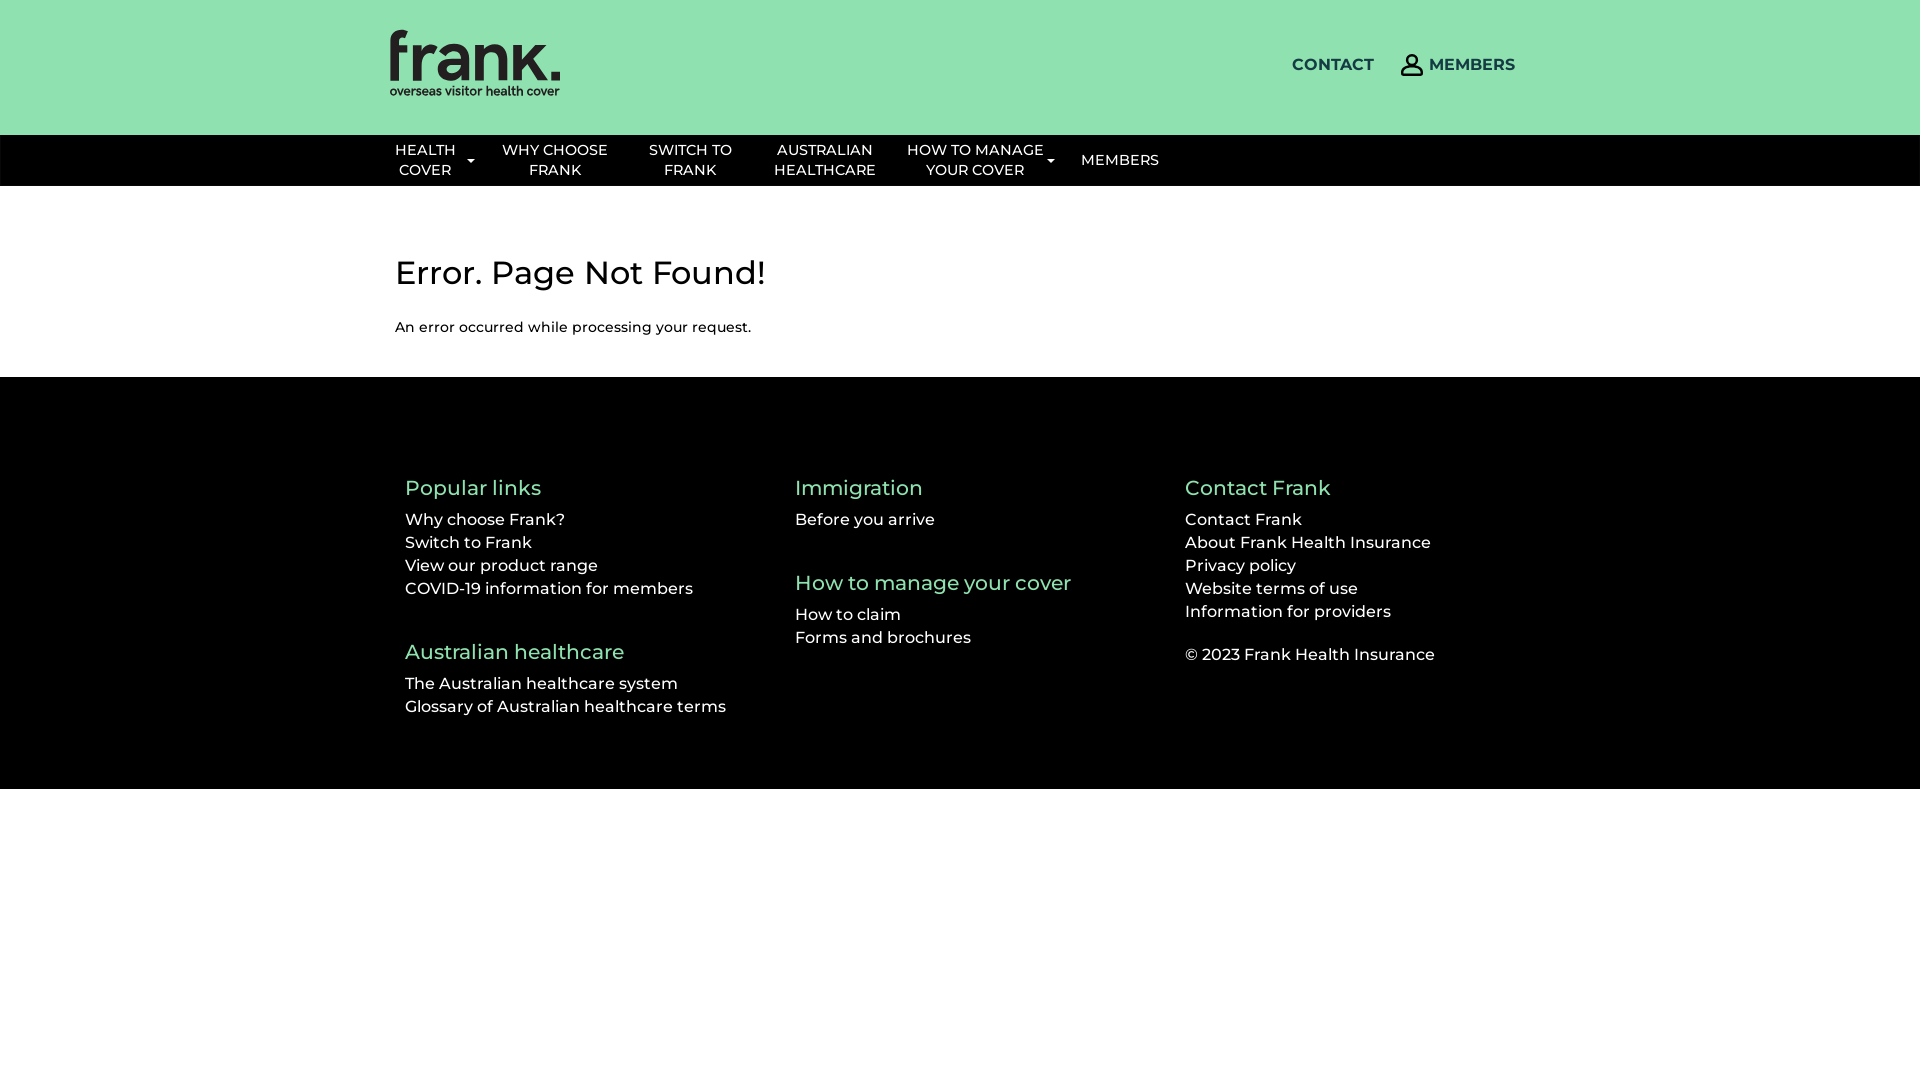 This screenshot has height=1080, width=1920. What do you see at coordinates (1185, 610) in the screenshot?
I see `'Information for providers'` at bounding box center [1185, 610].